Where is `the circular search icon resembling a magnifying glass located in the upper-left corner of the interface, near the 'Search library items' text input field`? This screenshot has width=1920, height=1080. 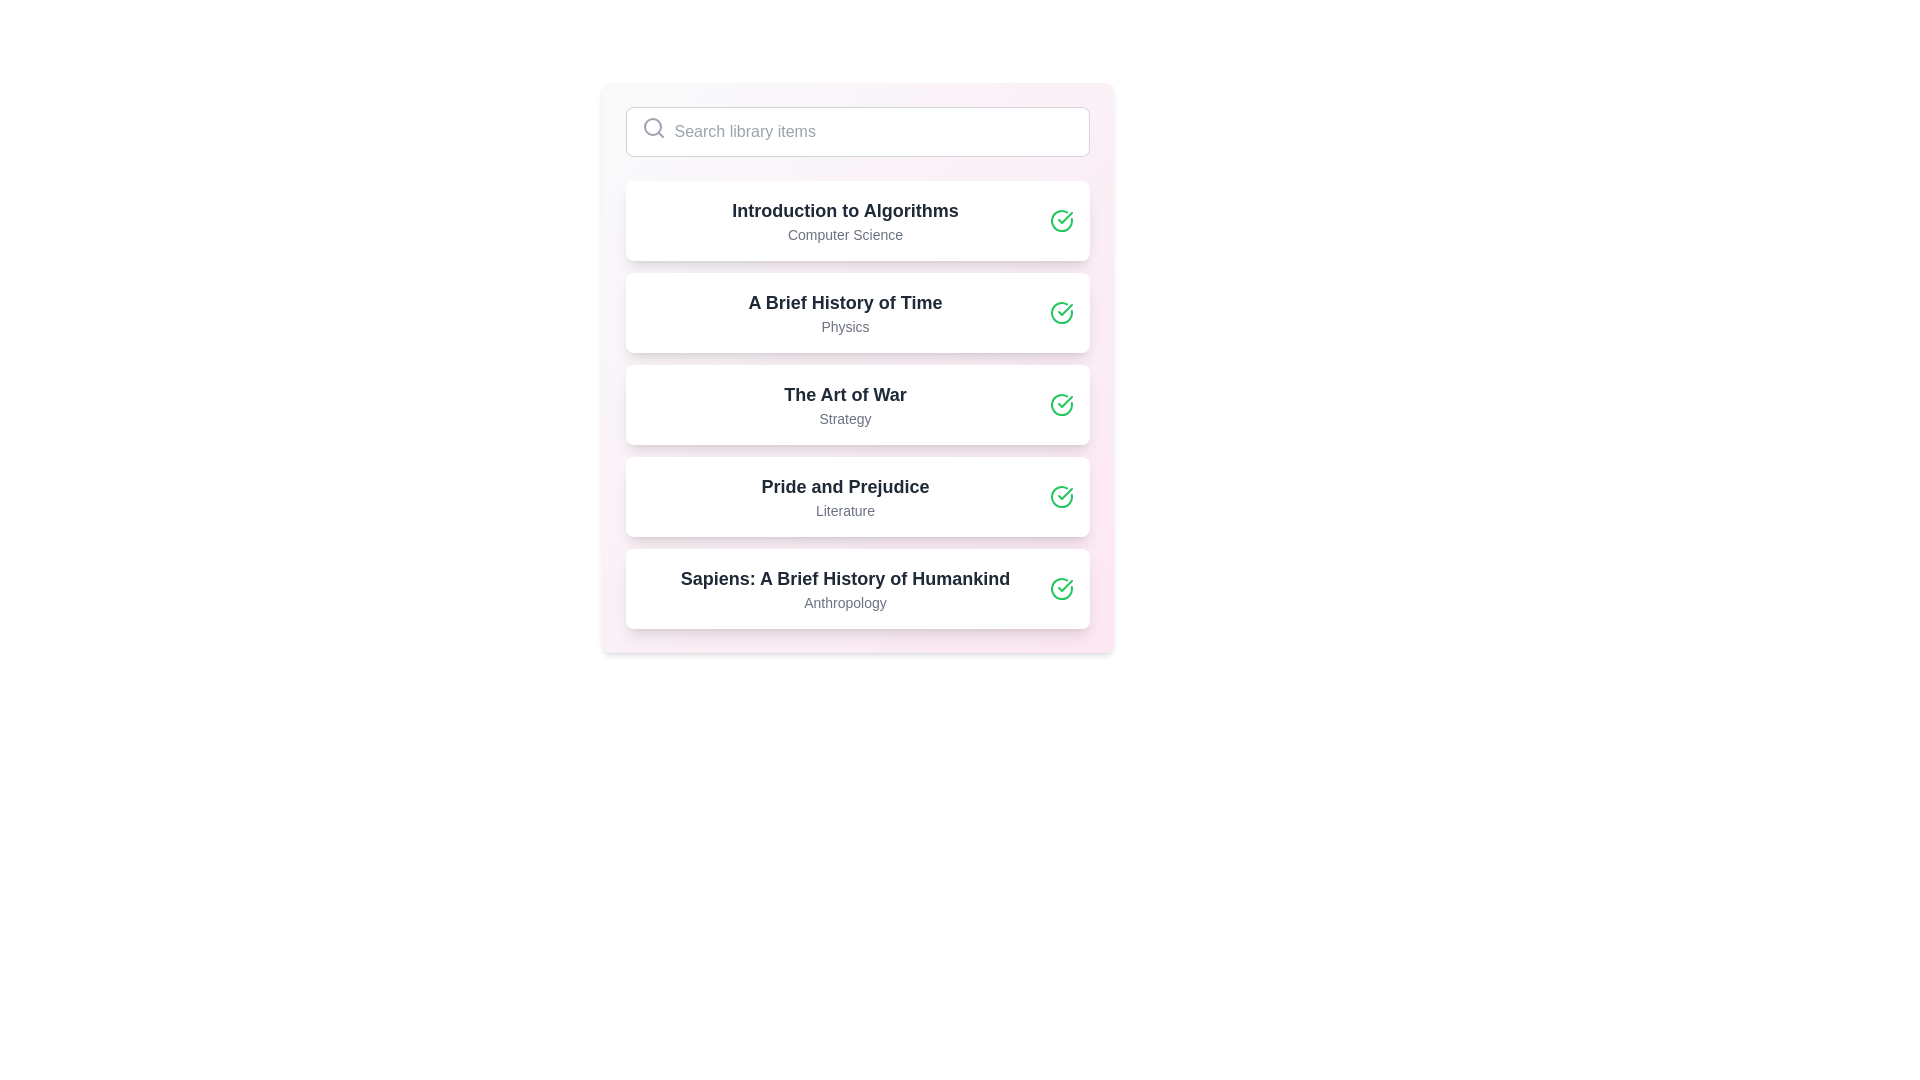
the circular search icon resembling a magnifying glass located in the upper-left corner of the interface, near the 'Search library items' text input field is located at coordinates (652, 127).